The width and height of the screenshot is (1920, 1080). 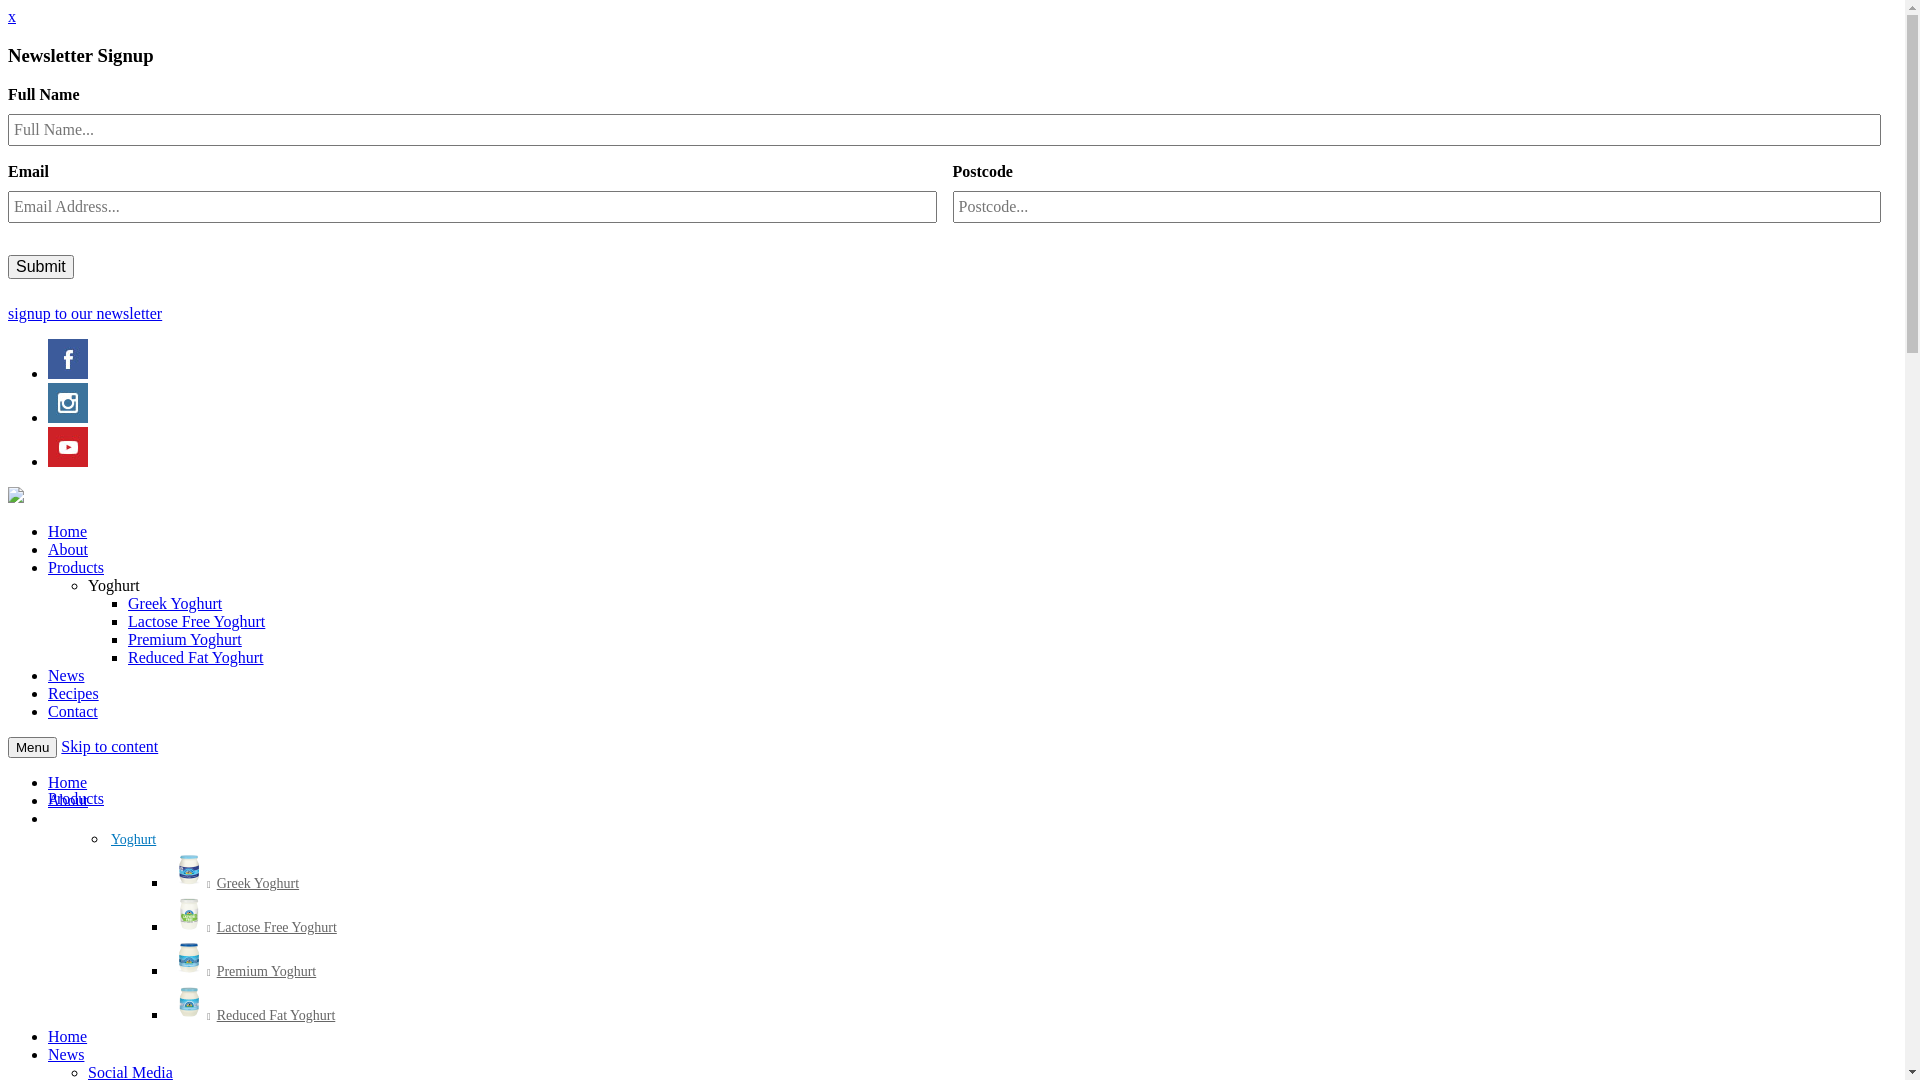 What do you see at coordinates (12, 16) in the screenshot?
I see `'x'` at bounding box center [12, 16].